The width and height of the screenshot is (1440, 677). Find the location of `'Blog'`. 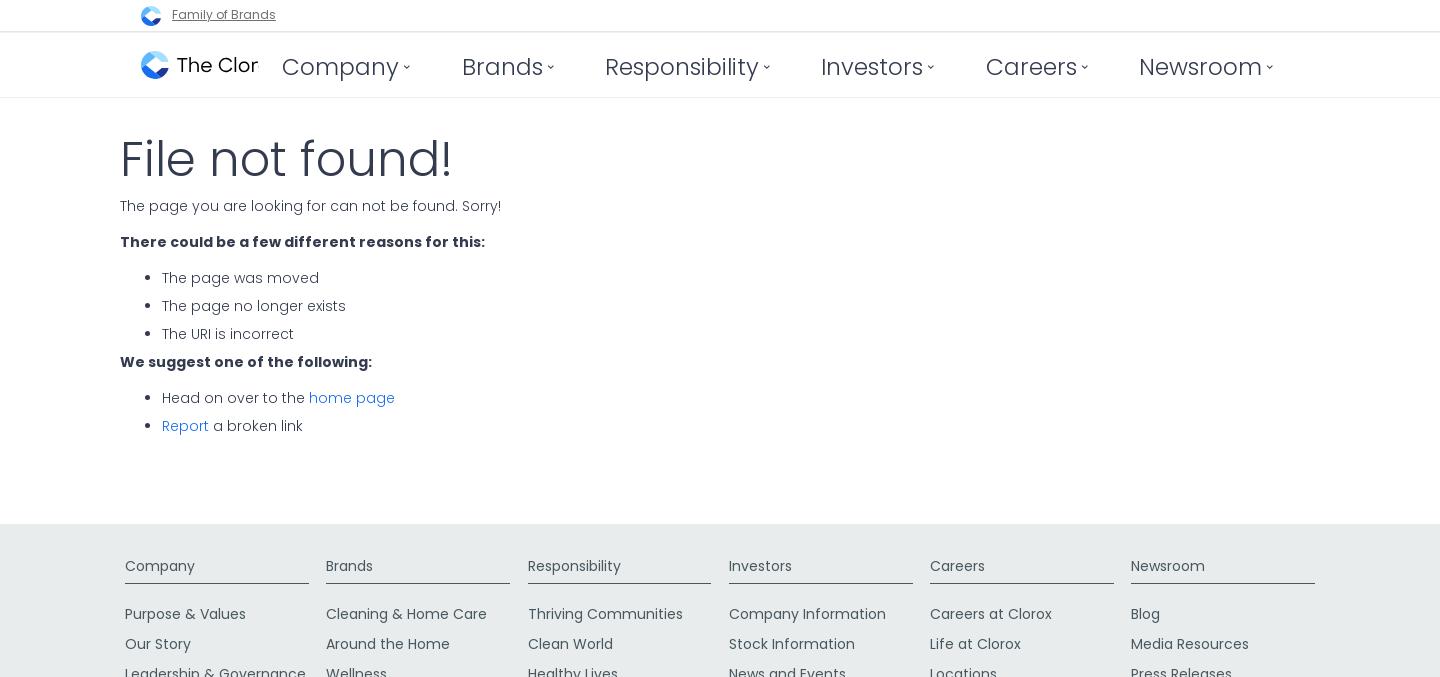

'Blog' is located at coordinates (1145, 613).